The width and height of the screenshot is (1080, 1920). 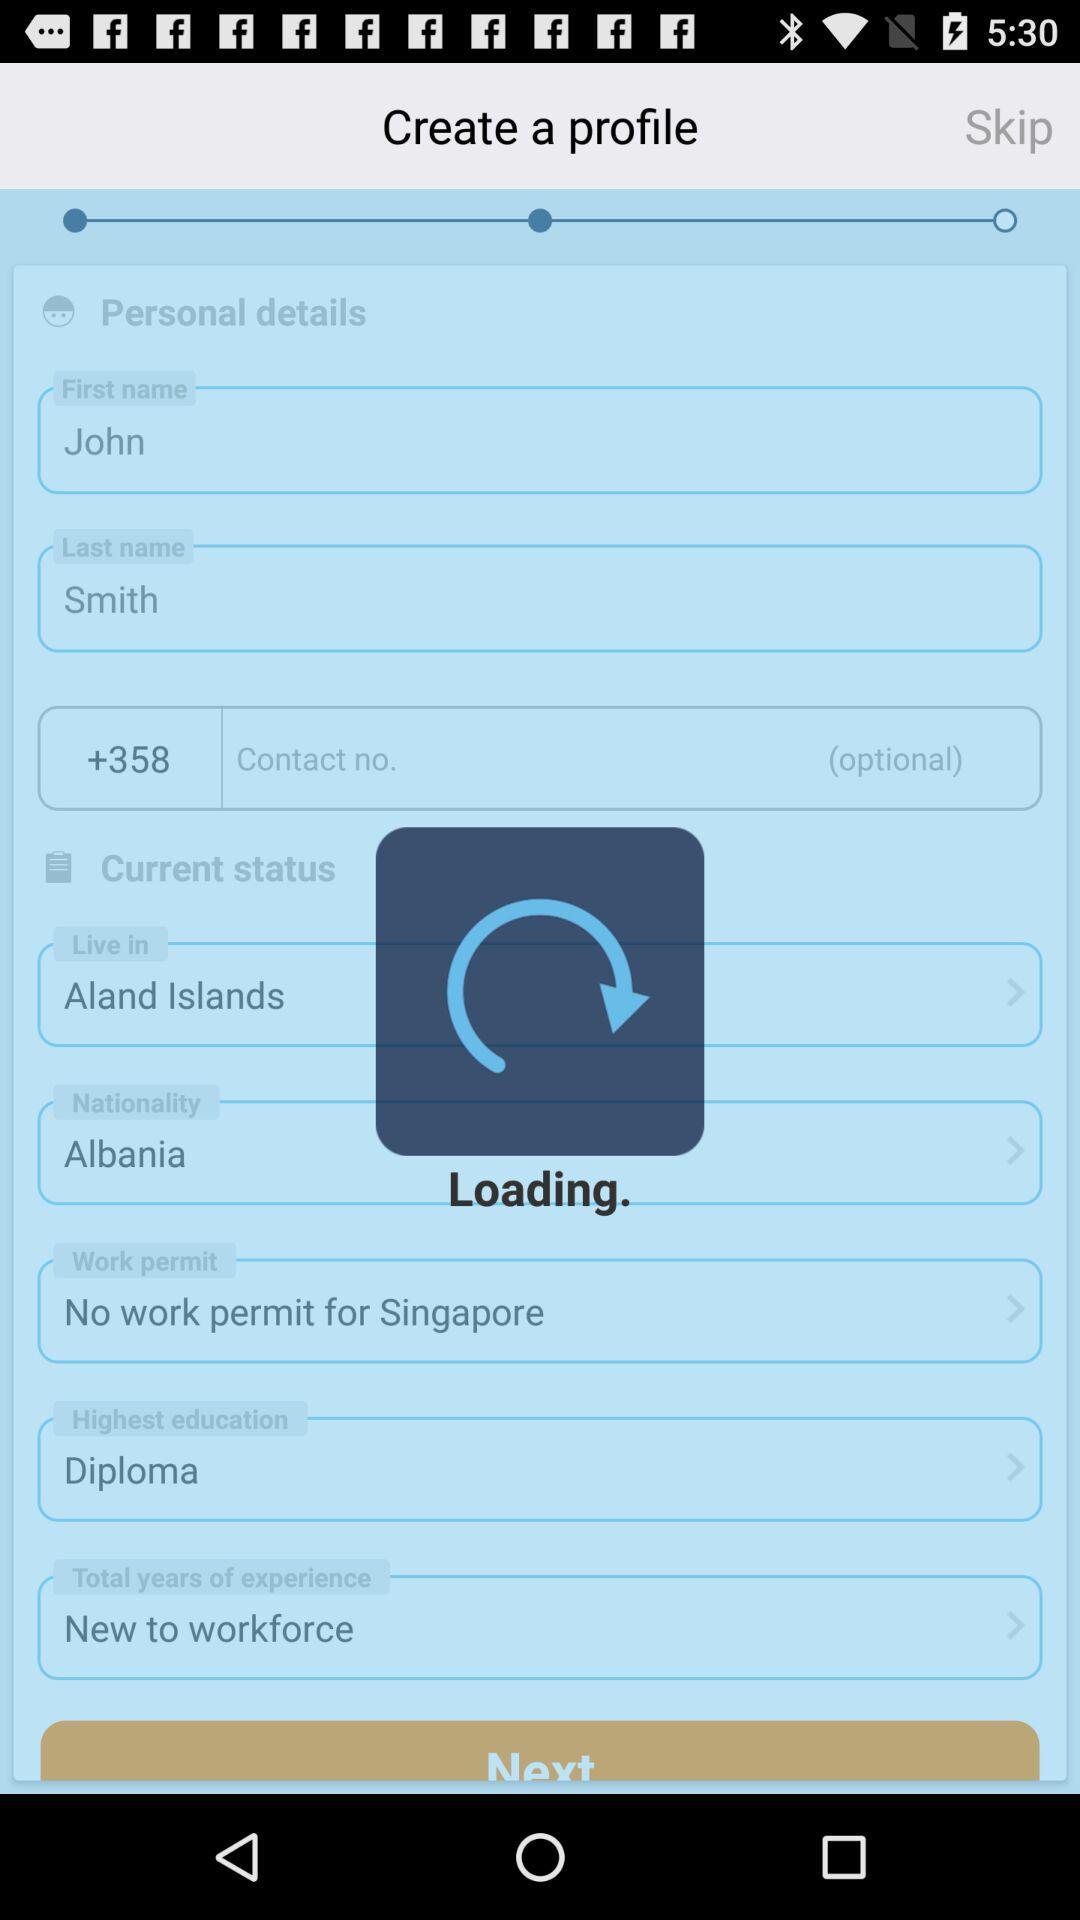 I want to click on the icon left to current status, so click(x=57, y=867).